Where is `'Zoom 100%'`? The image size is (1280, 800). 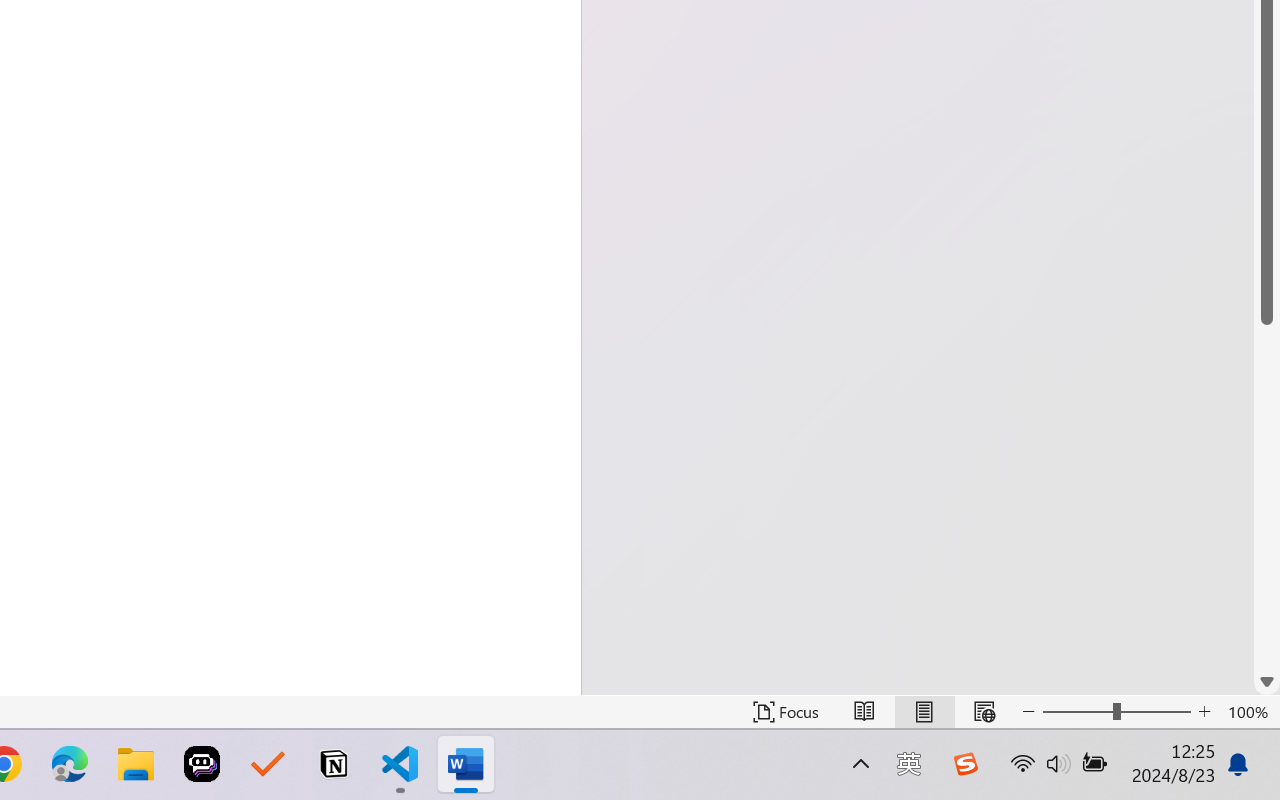
'Zoom 100%' is located at coordinates (1248, 711).